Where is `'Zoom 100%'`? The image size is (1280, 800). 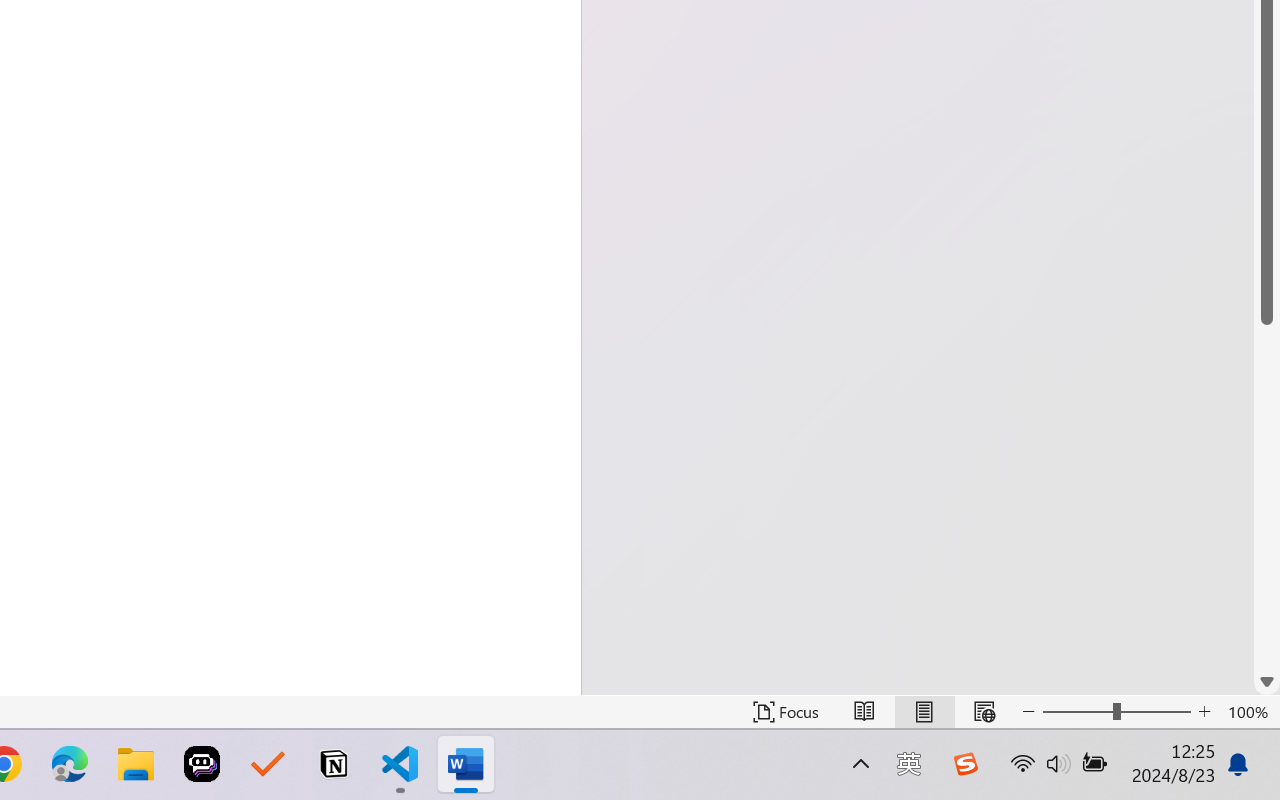
'Zoom 100%' is located at coordinates (1248, 711).